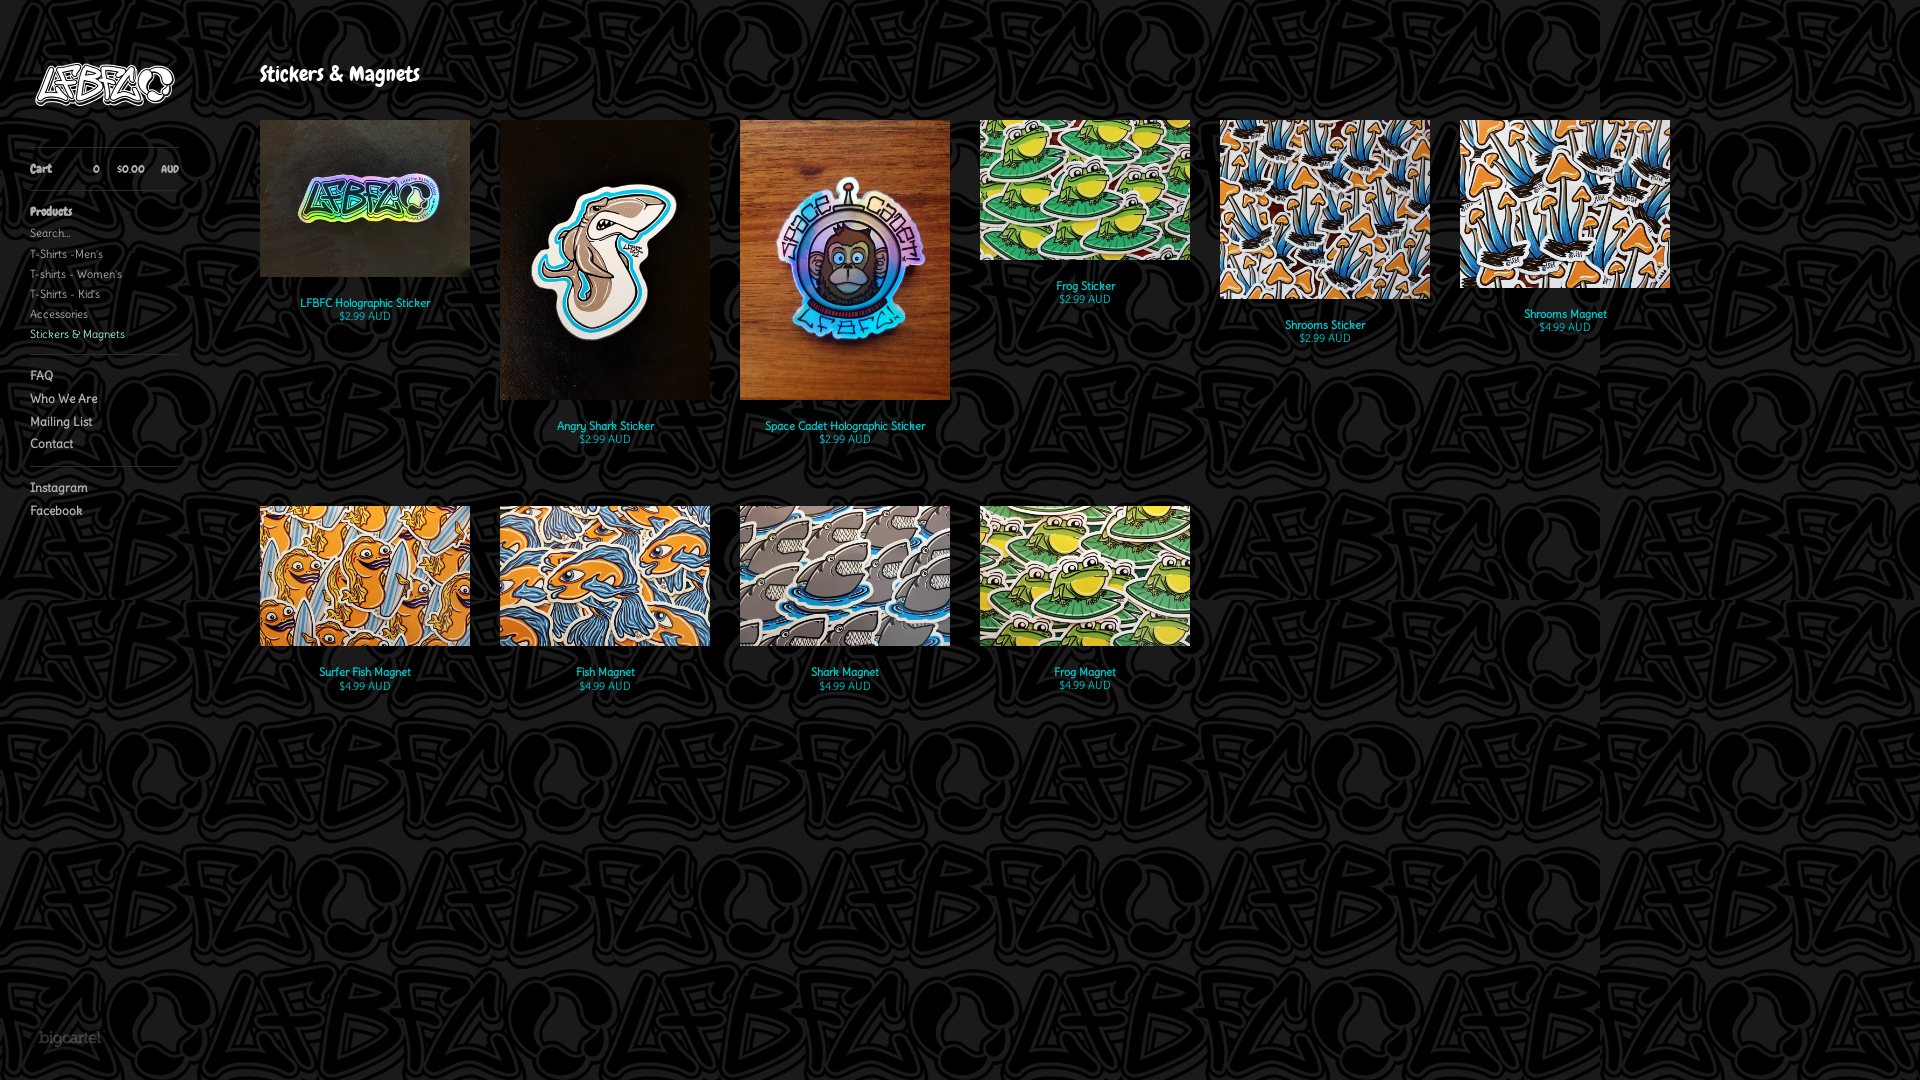 Image resolution: width=1920 pixels, height=1080 pixels. I want to click on 'Products', so click(103, 212).